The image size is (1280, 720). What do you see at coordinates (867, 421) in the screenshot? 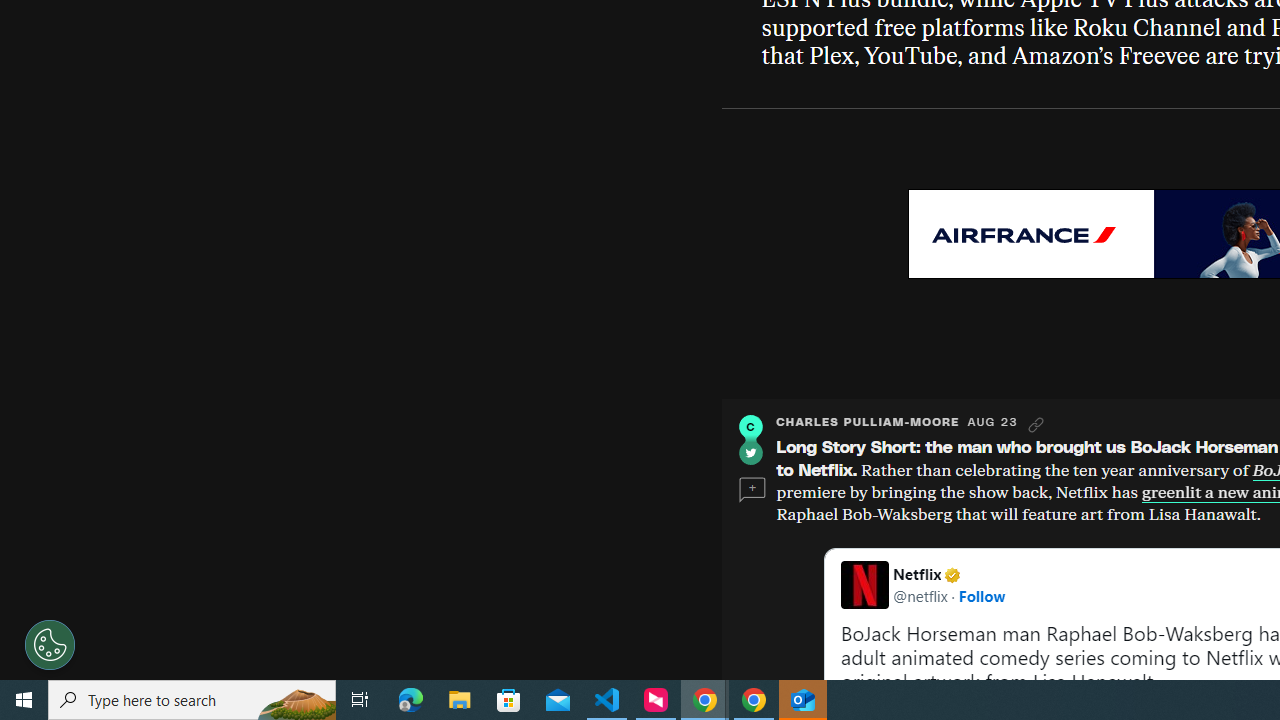
I see `'CHARLES PULLIAM-MOORE'` at bounding box center [867, 421].